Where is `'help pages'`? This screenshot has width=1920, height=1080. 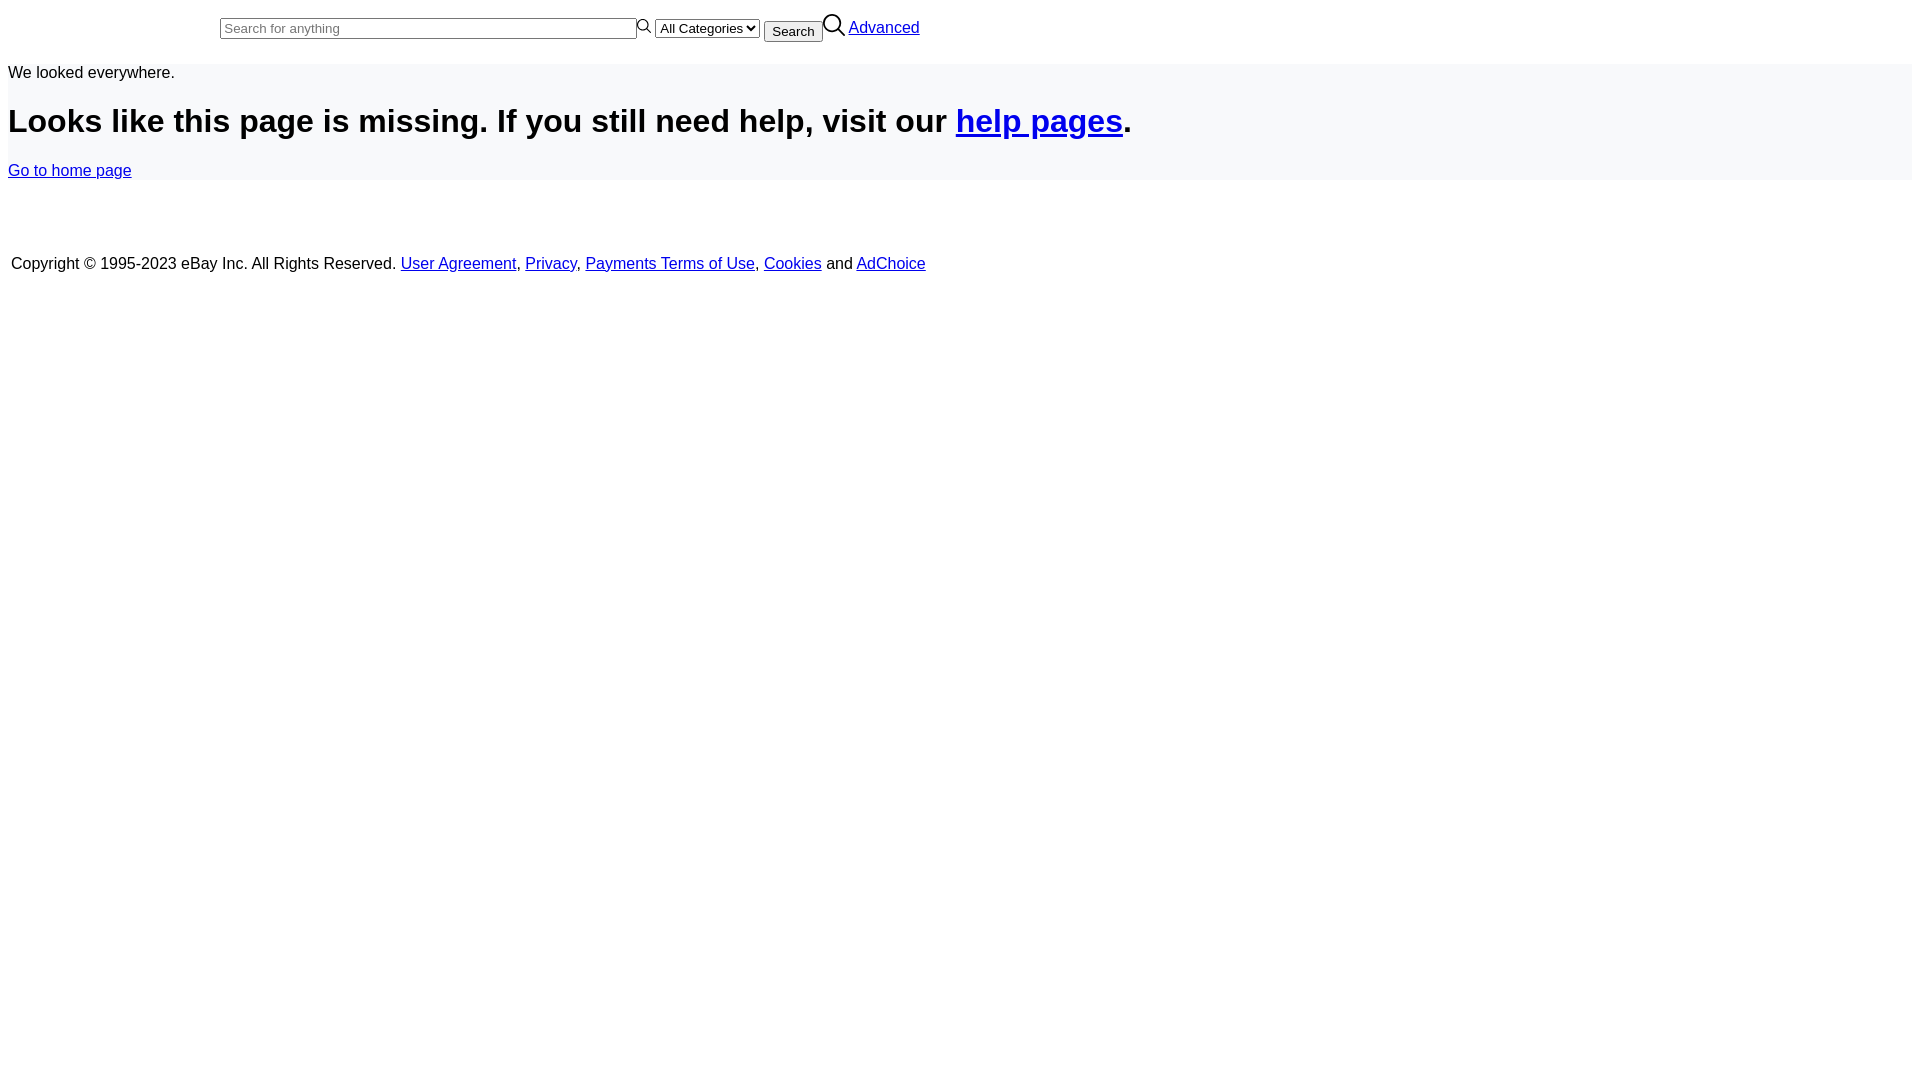 'help pages' is located at coordinates (1039, 120).